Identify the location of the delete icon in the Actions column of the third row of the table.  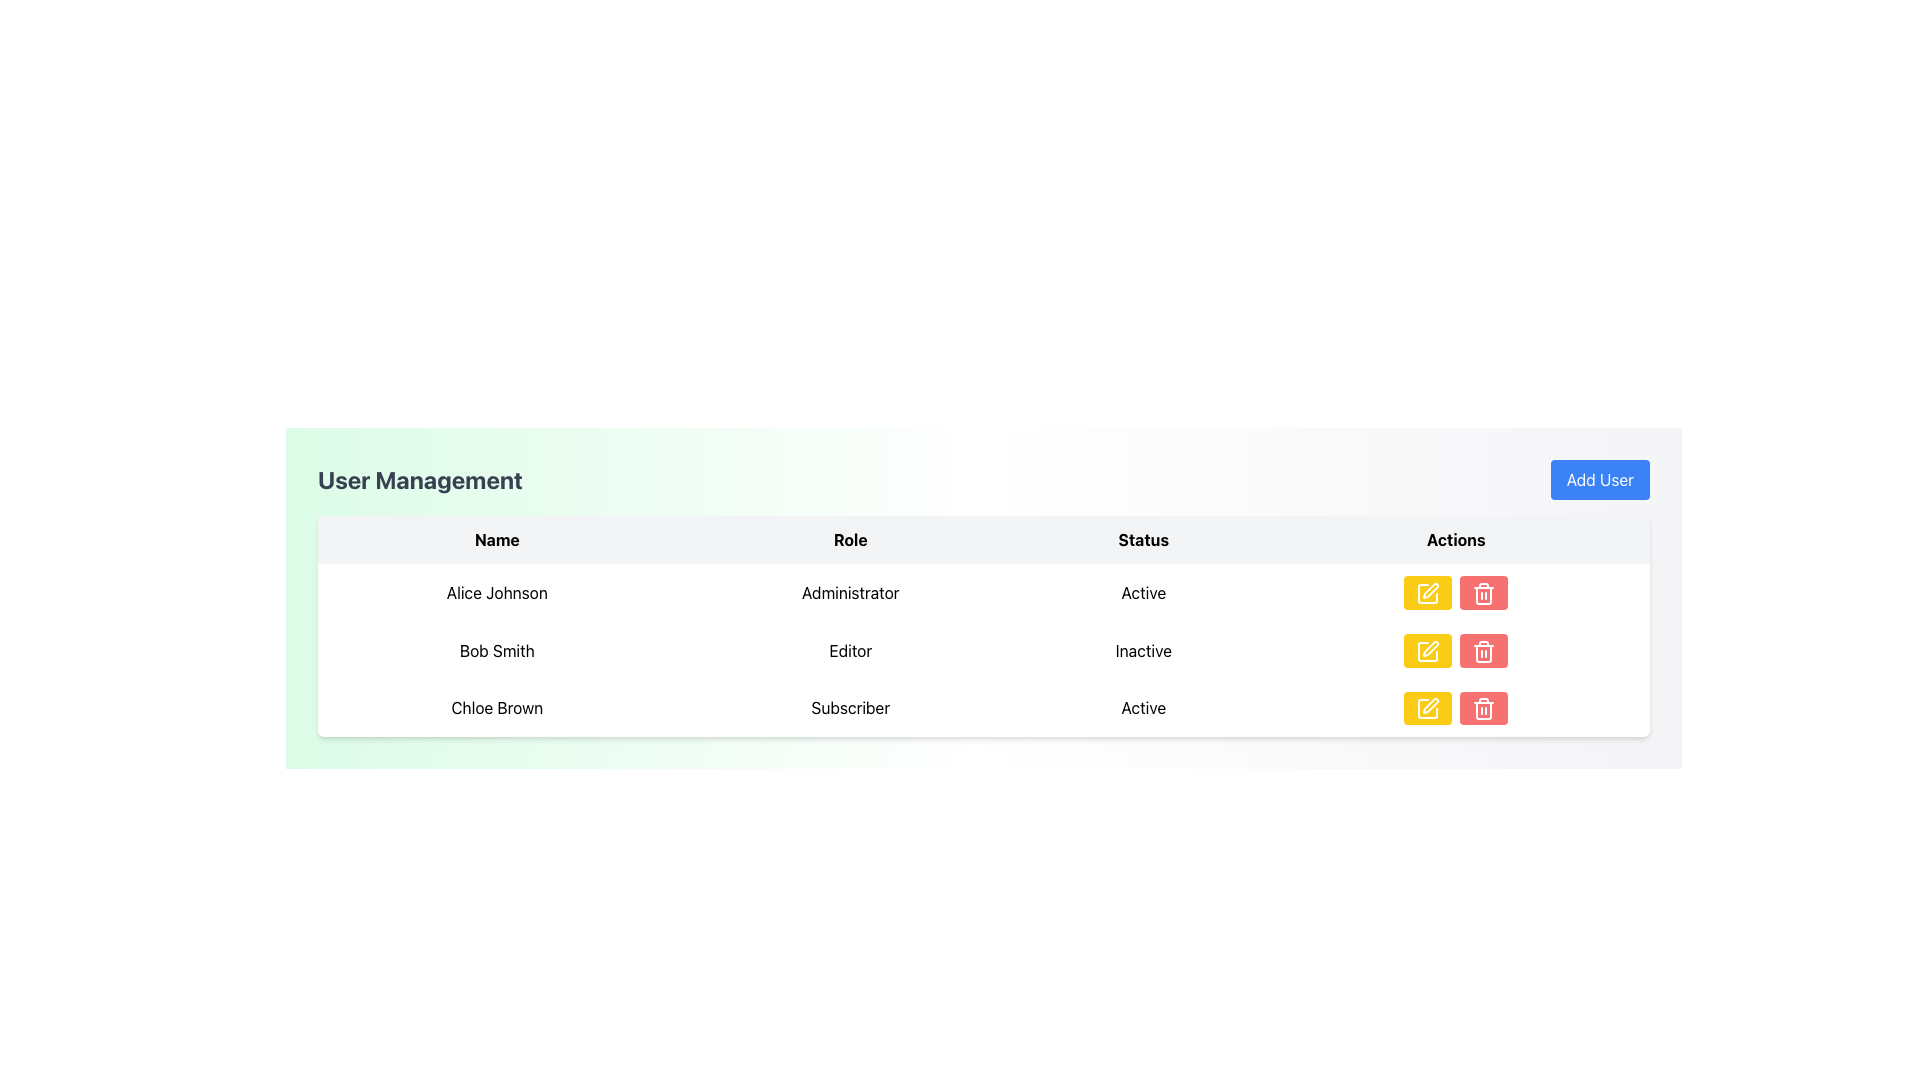
(1484, 592).